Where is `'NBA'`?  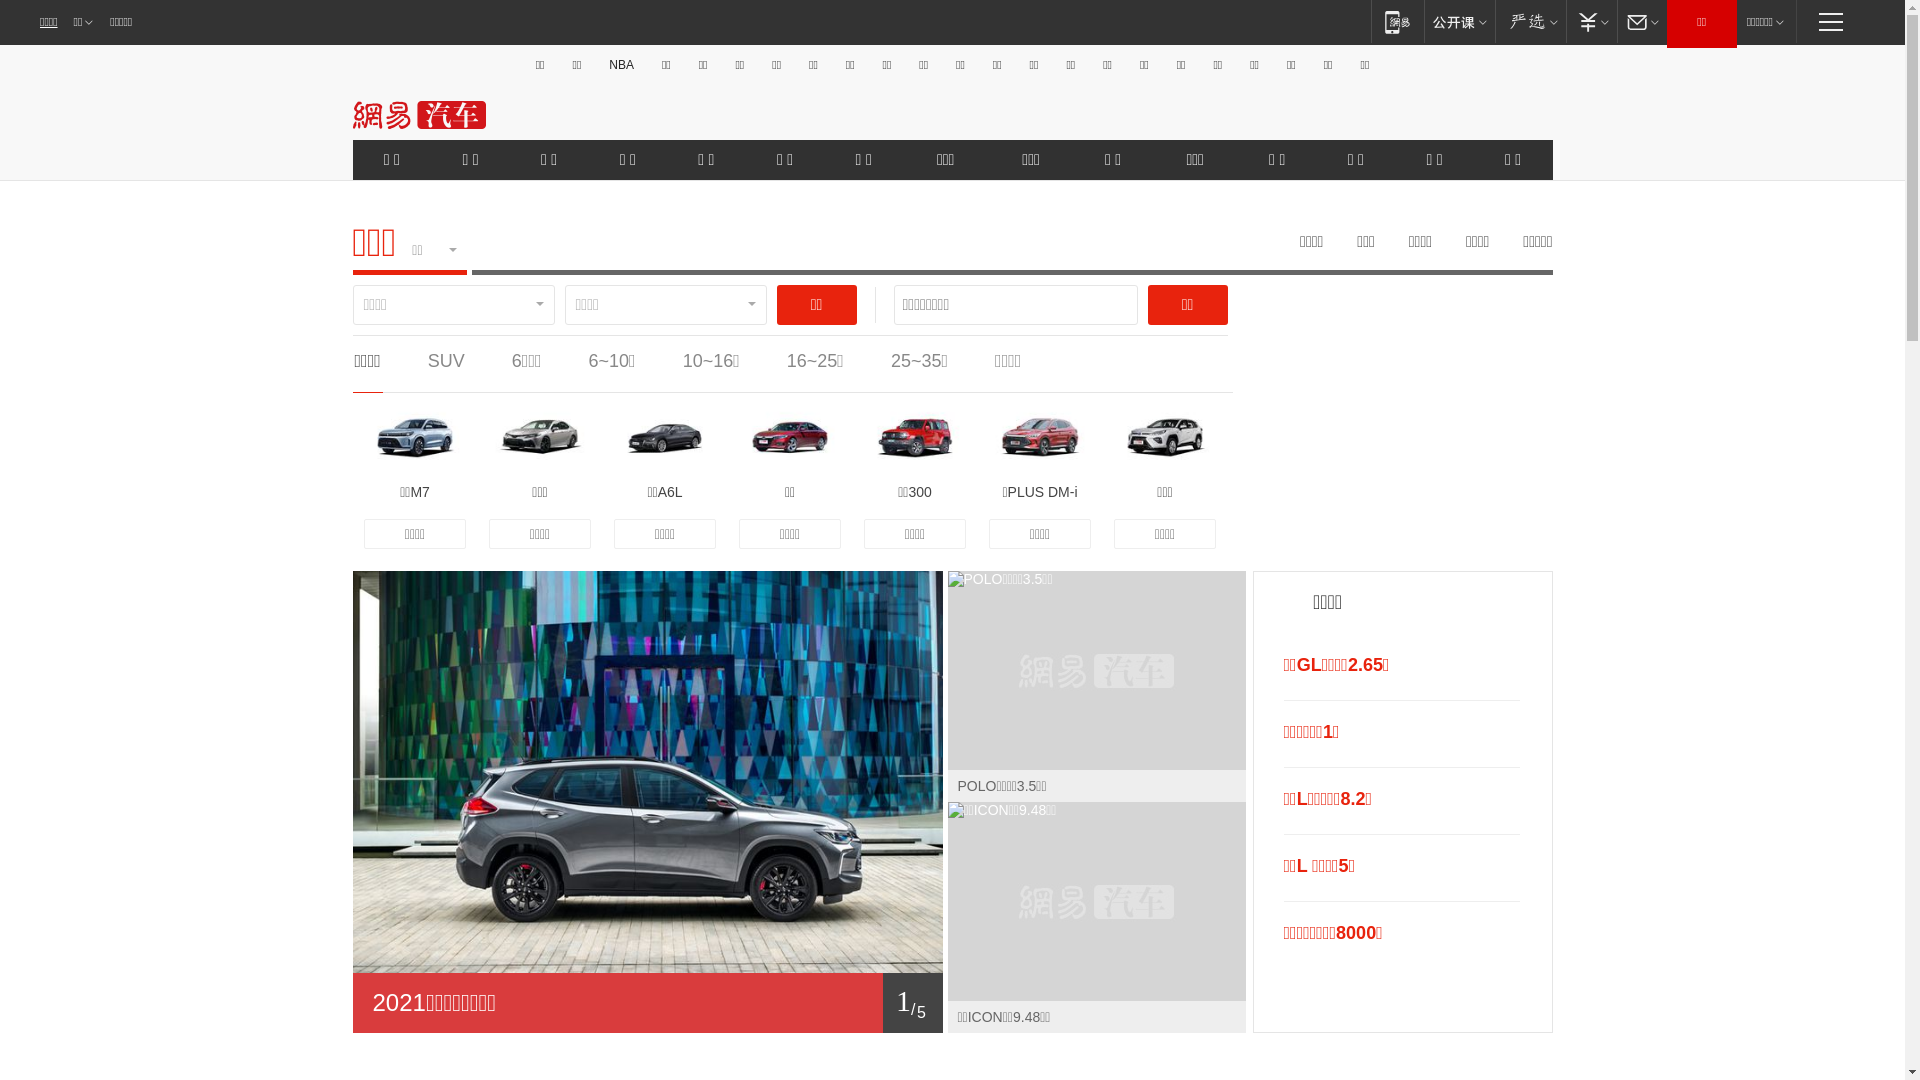 'NBA' is located at coordinates (620, 64).